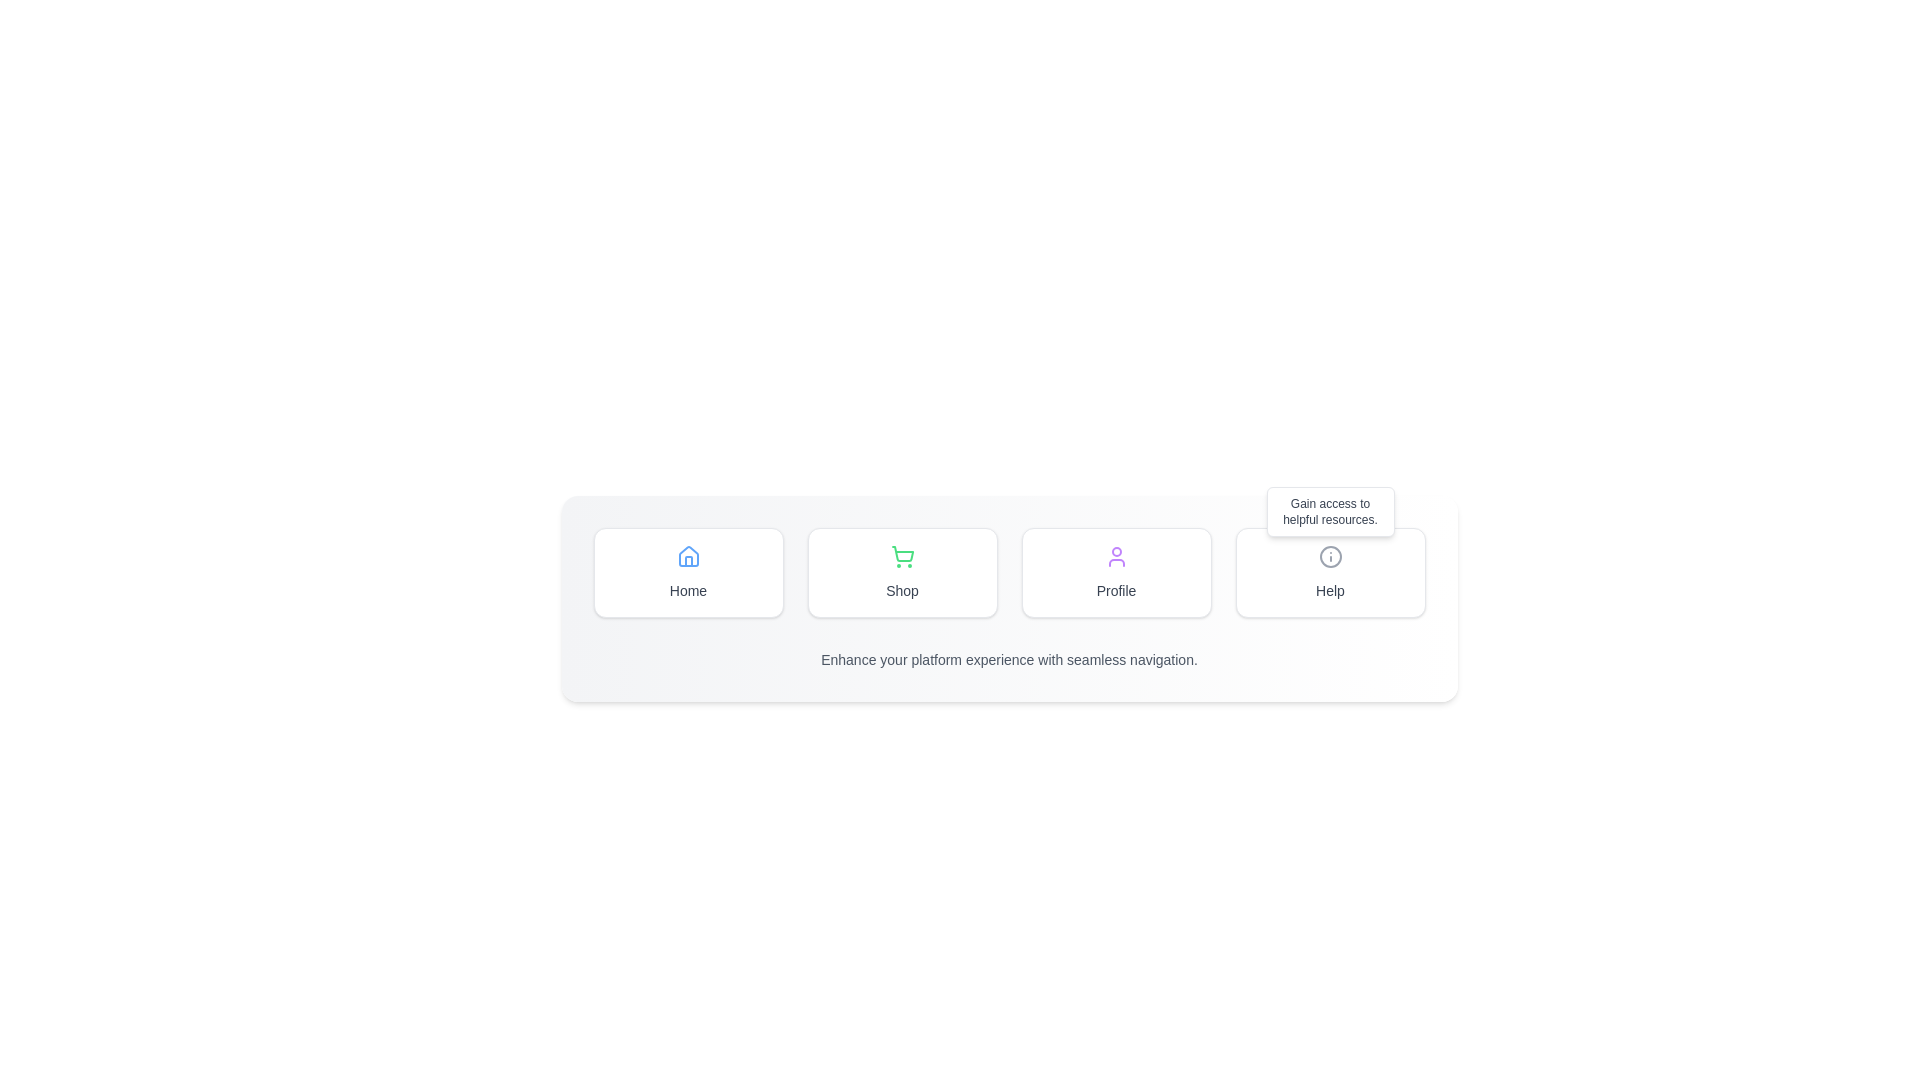 The width and height of the screenshot is (1920, 1080). Describe the element at coordinates (901, 589) in the screenshot. I see `the text label displaying 'Shop' in lowercase gray font, located directly beneath the green shopping cart icon in the second group of four horizontally aligned groups` at that location.